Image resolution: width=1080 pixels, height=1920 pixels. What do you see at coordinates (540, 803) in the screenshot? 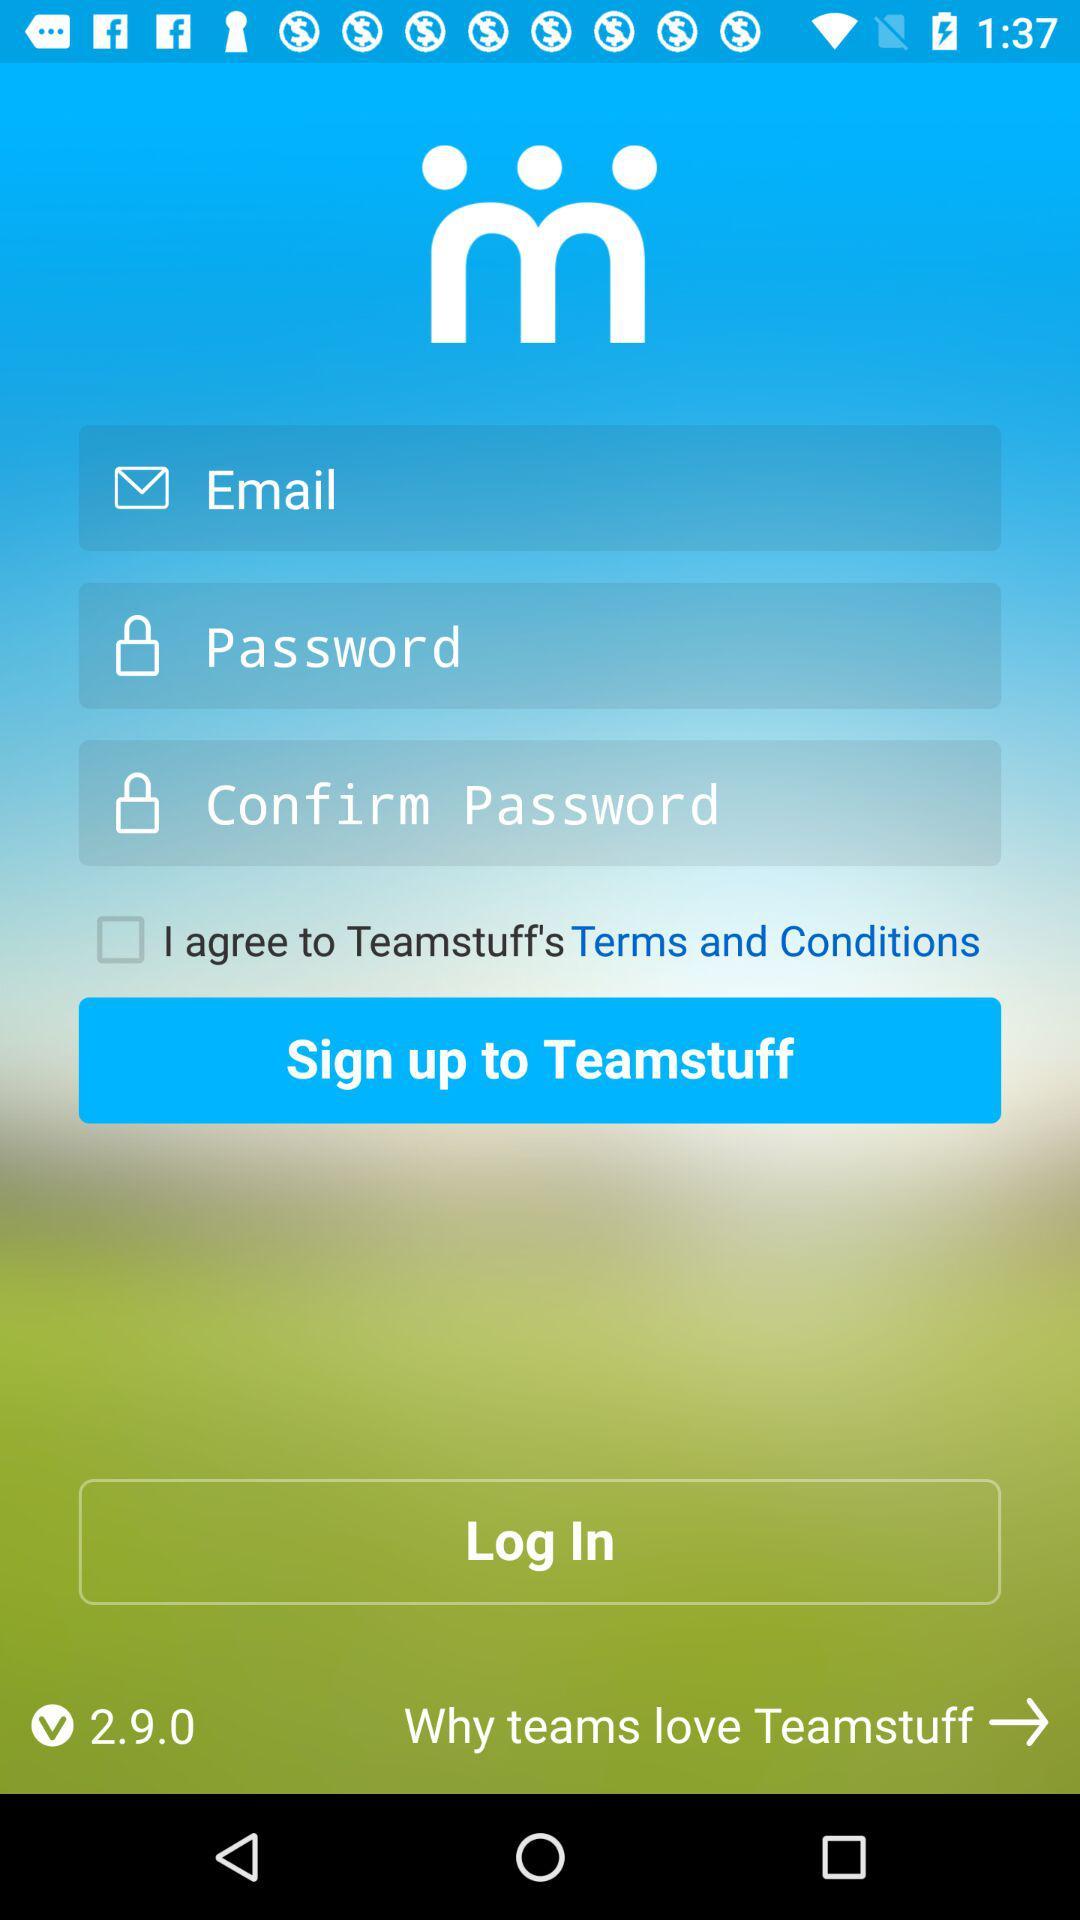
I see `confirm password` at bounding box center [540, 803].